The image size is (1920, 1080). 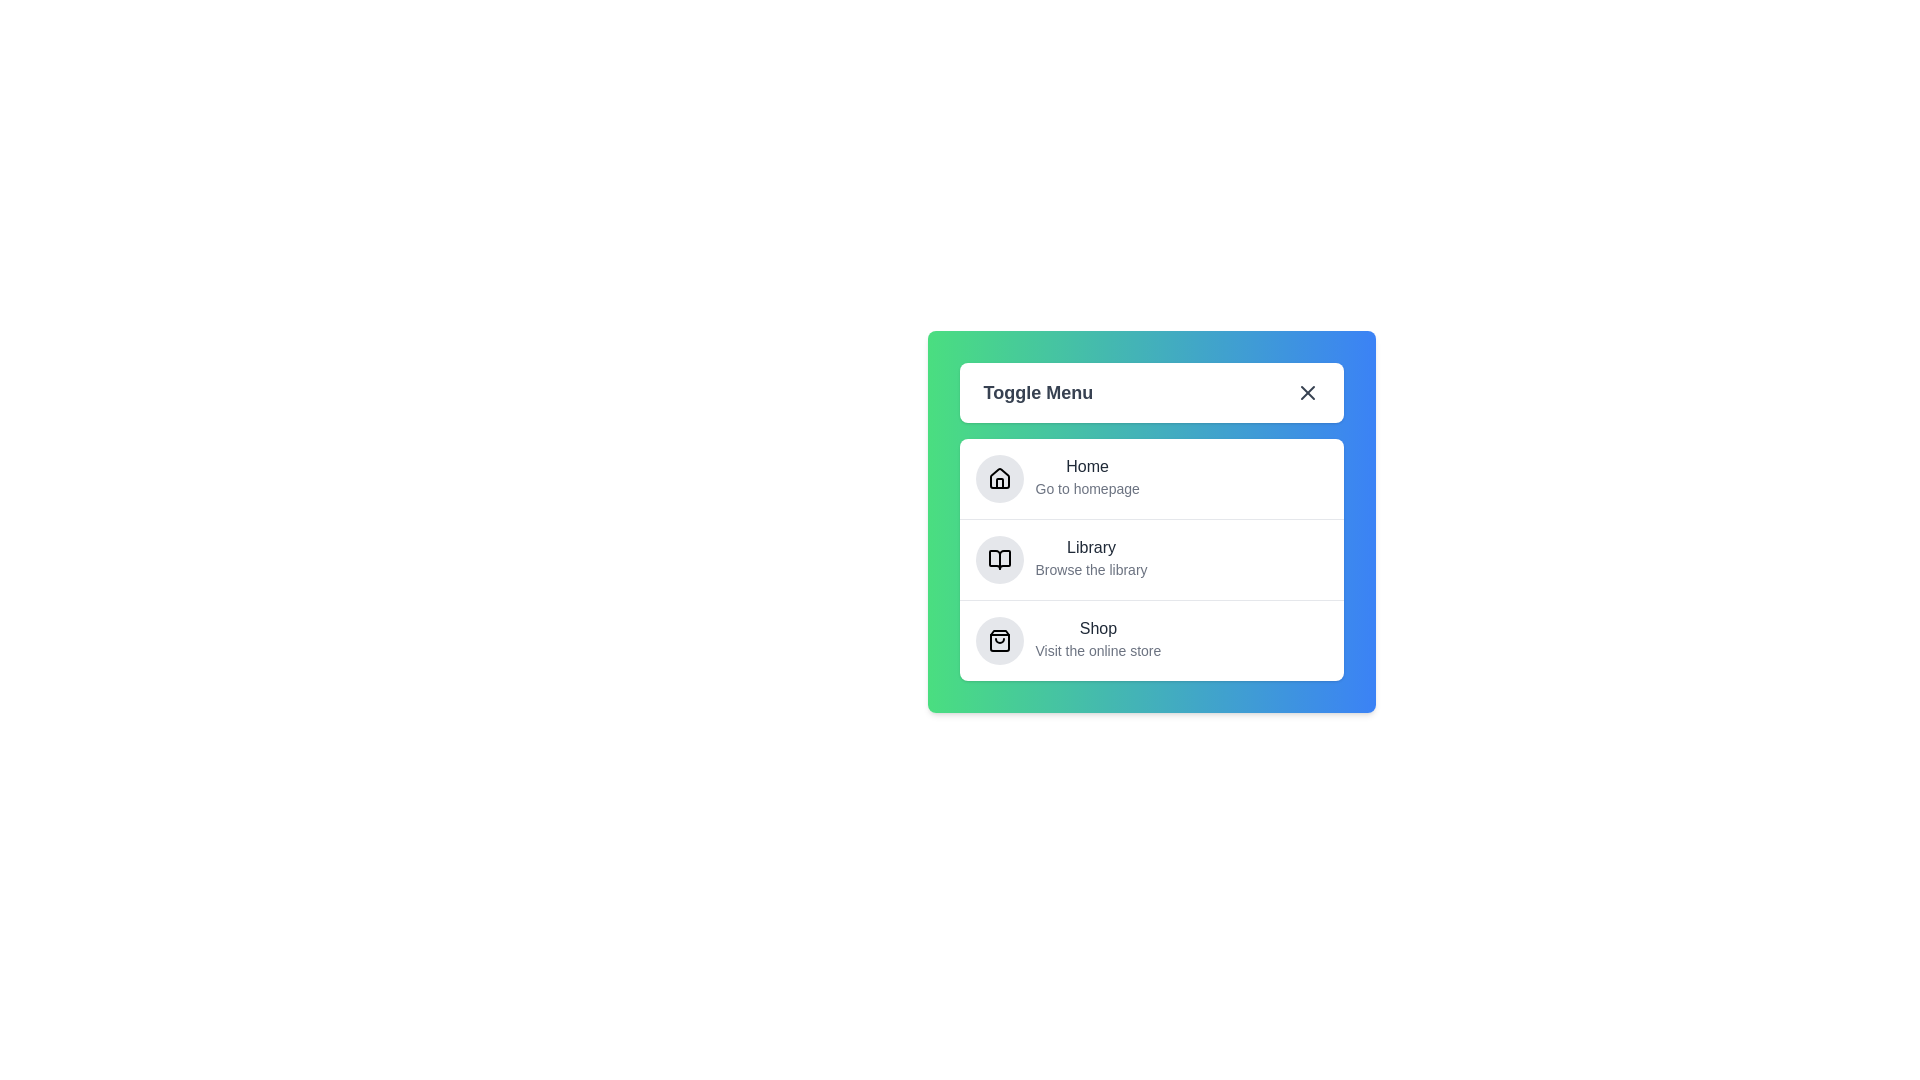 I want to click on the menu item Home to observe the hover effect, so click(x=1098, y=470).